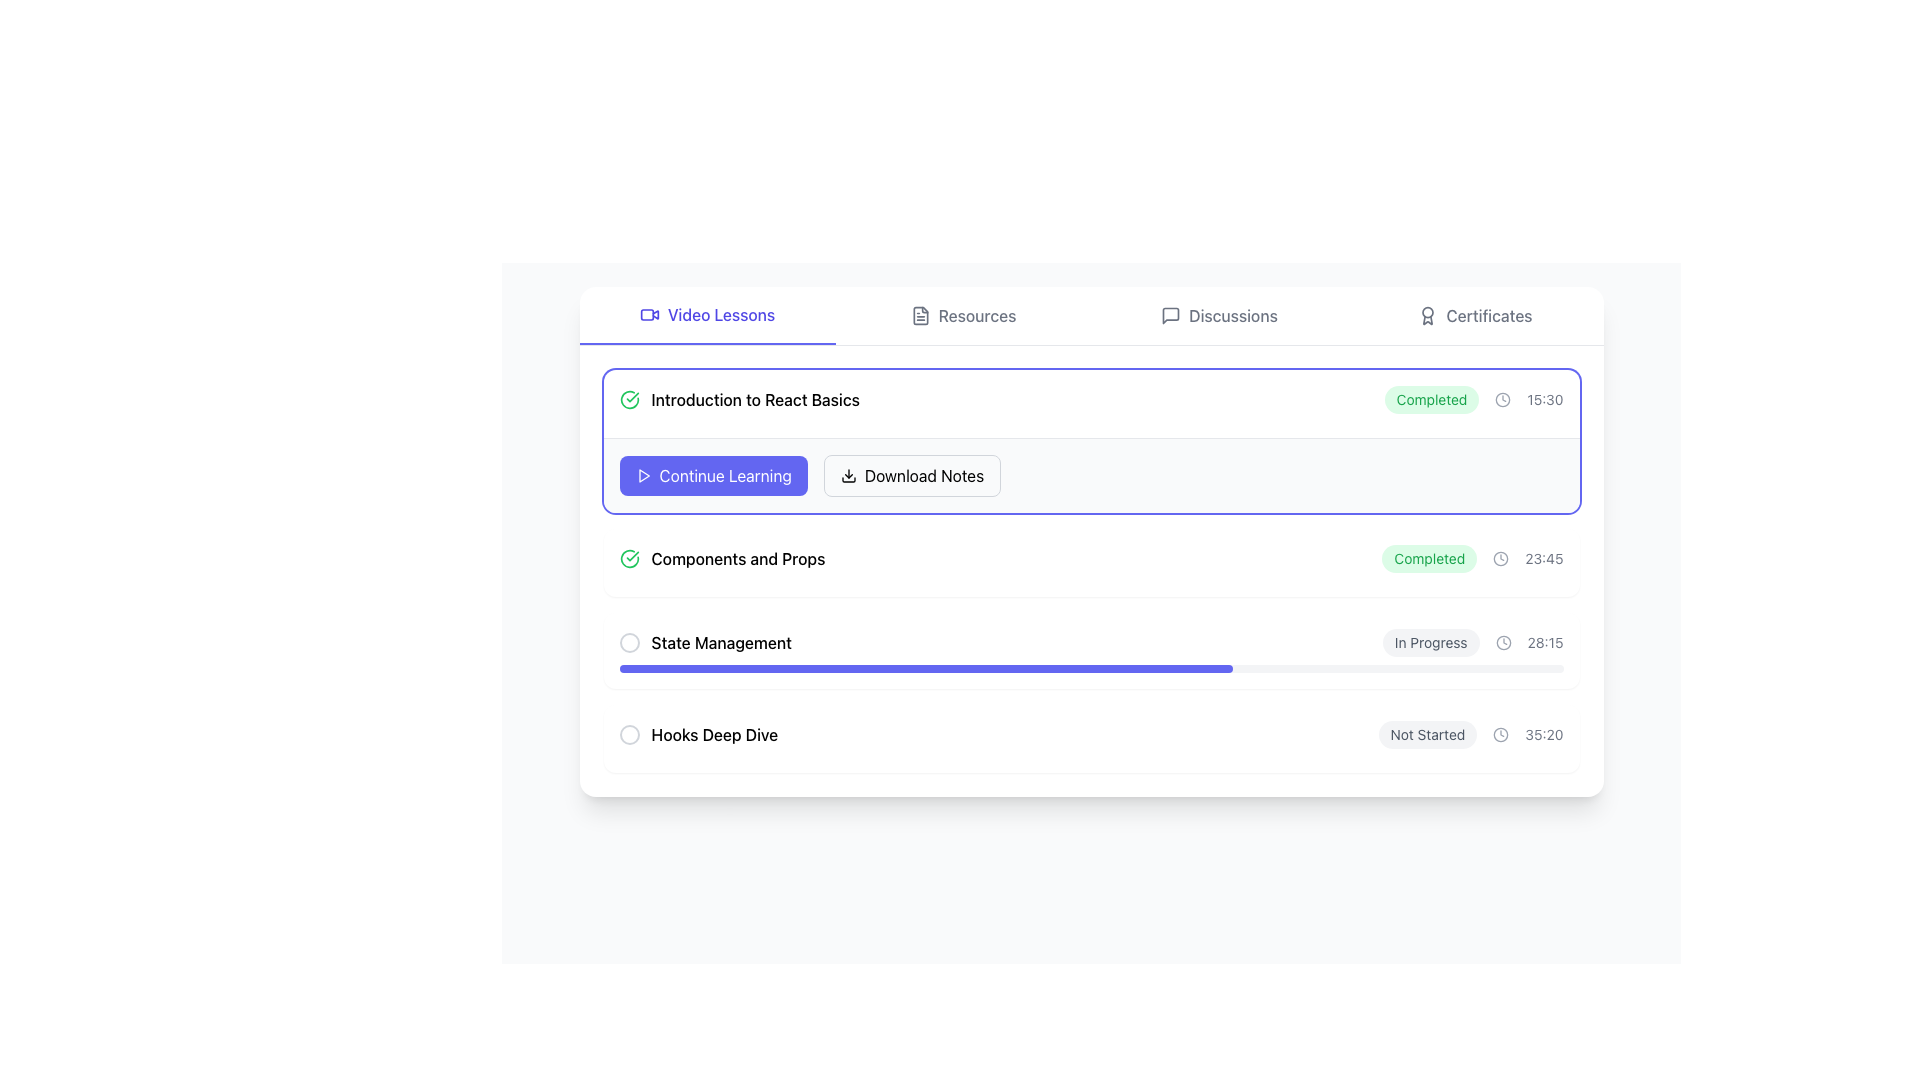 This screenshot has height=1080, width=1920. Describe the element at coordinates (707, 315) in the screenshot. I see `the 'Video Lessons' tab-style button, which is the first tab` at that location.